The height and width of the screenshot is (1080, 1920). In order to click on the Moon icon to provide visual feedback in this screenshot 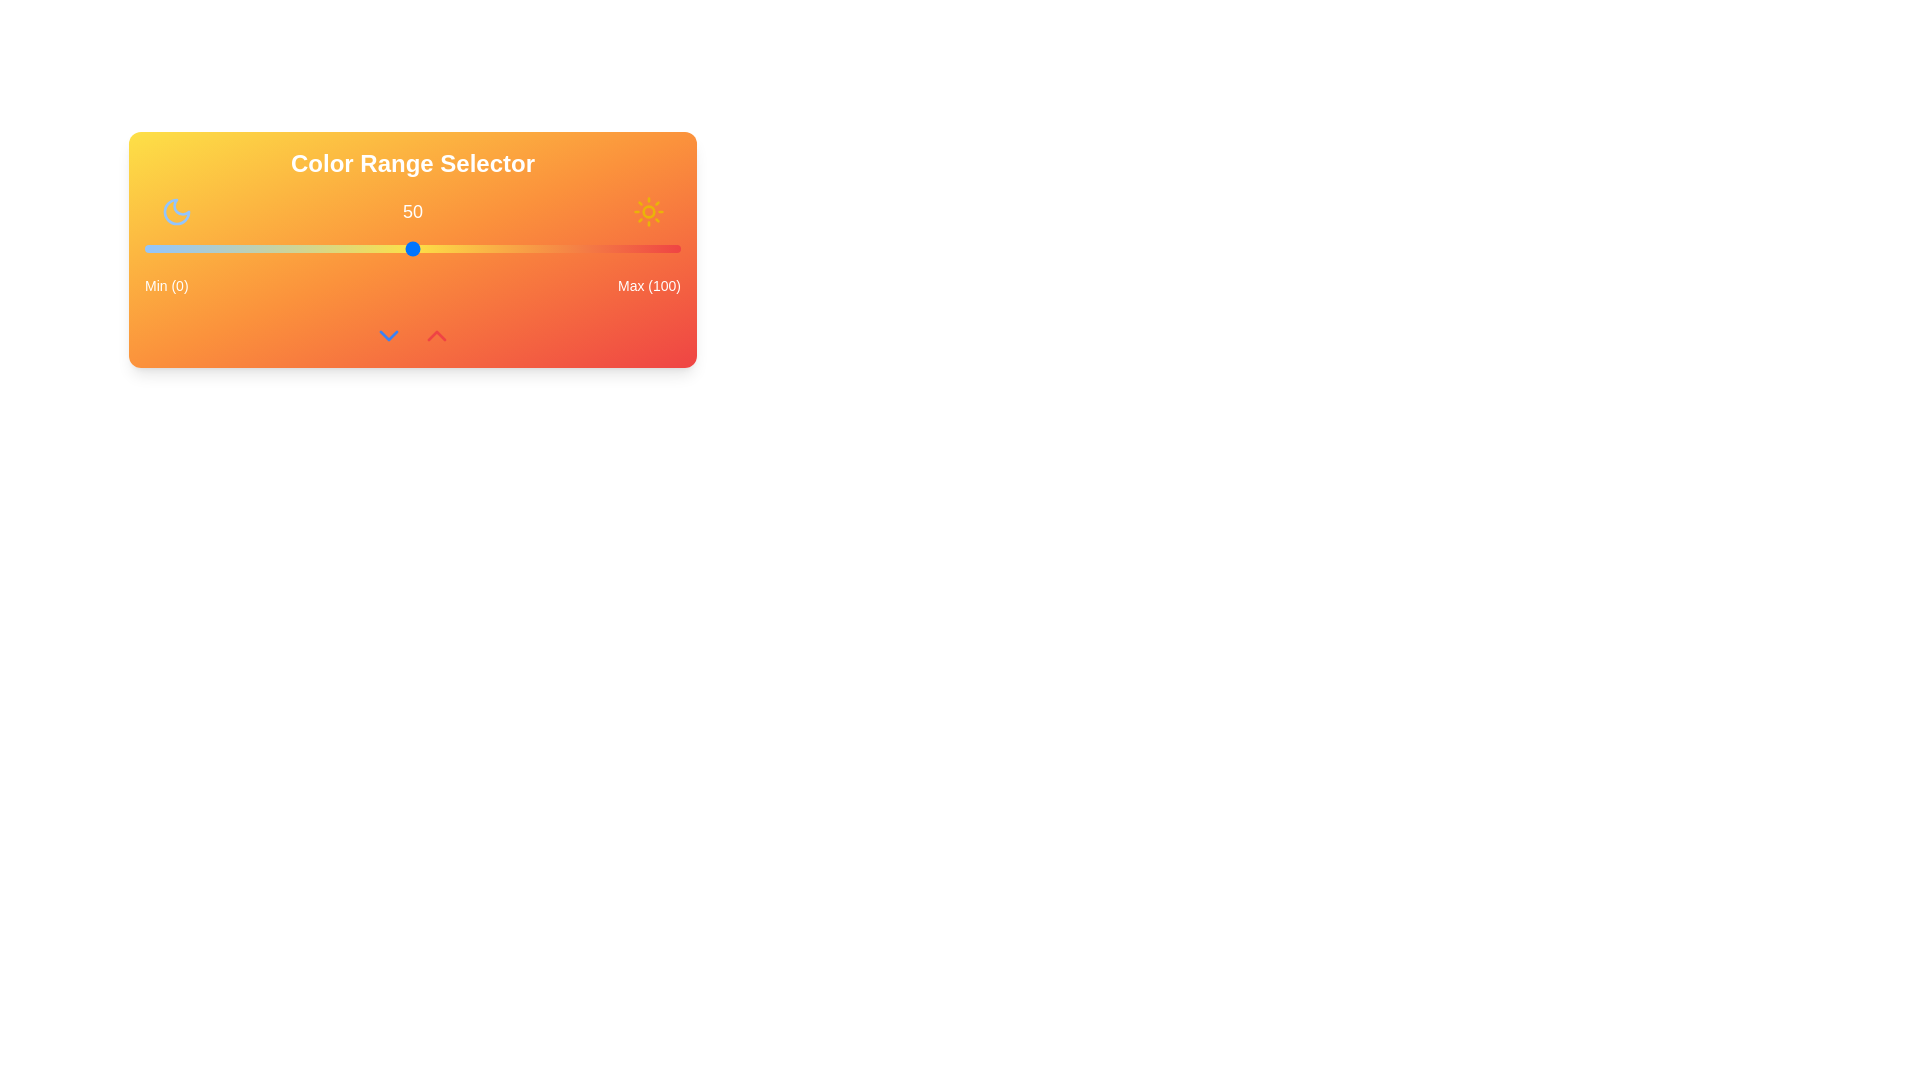, I will do `click(177, 212)`.